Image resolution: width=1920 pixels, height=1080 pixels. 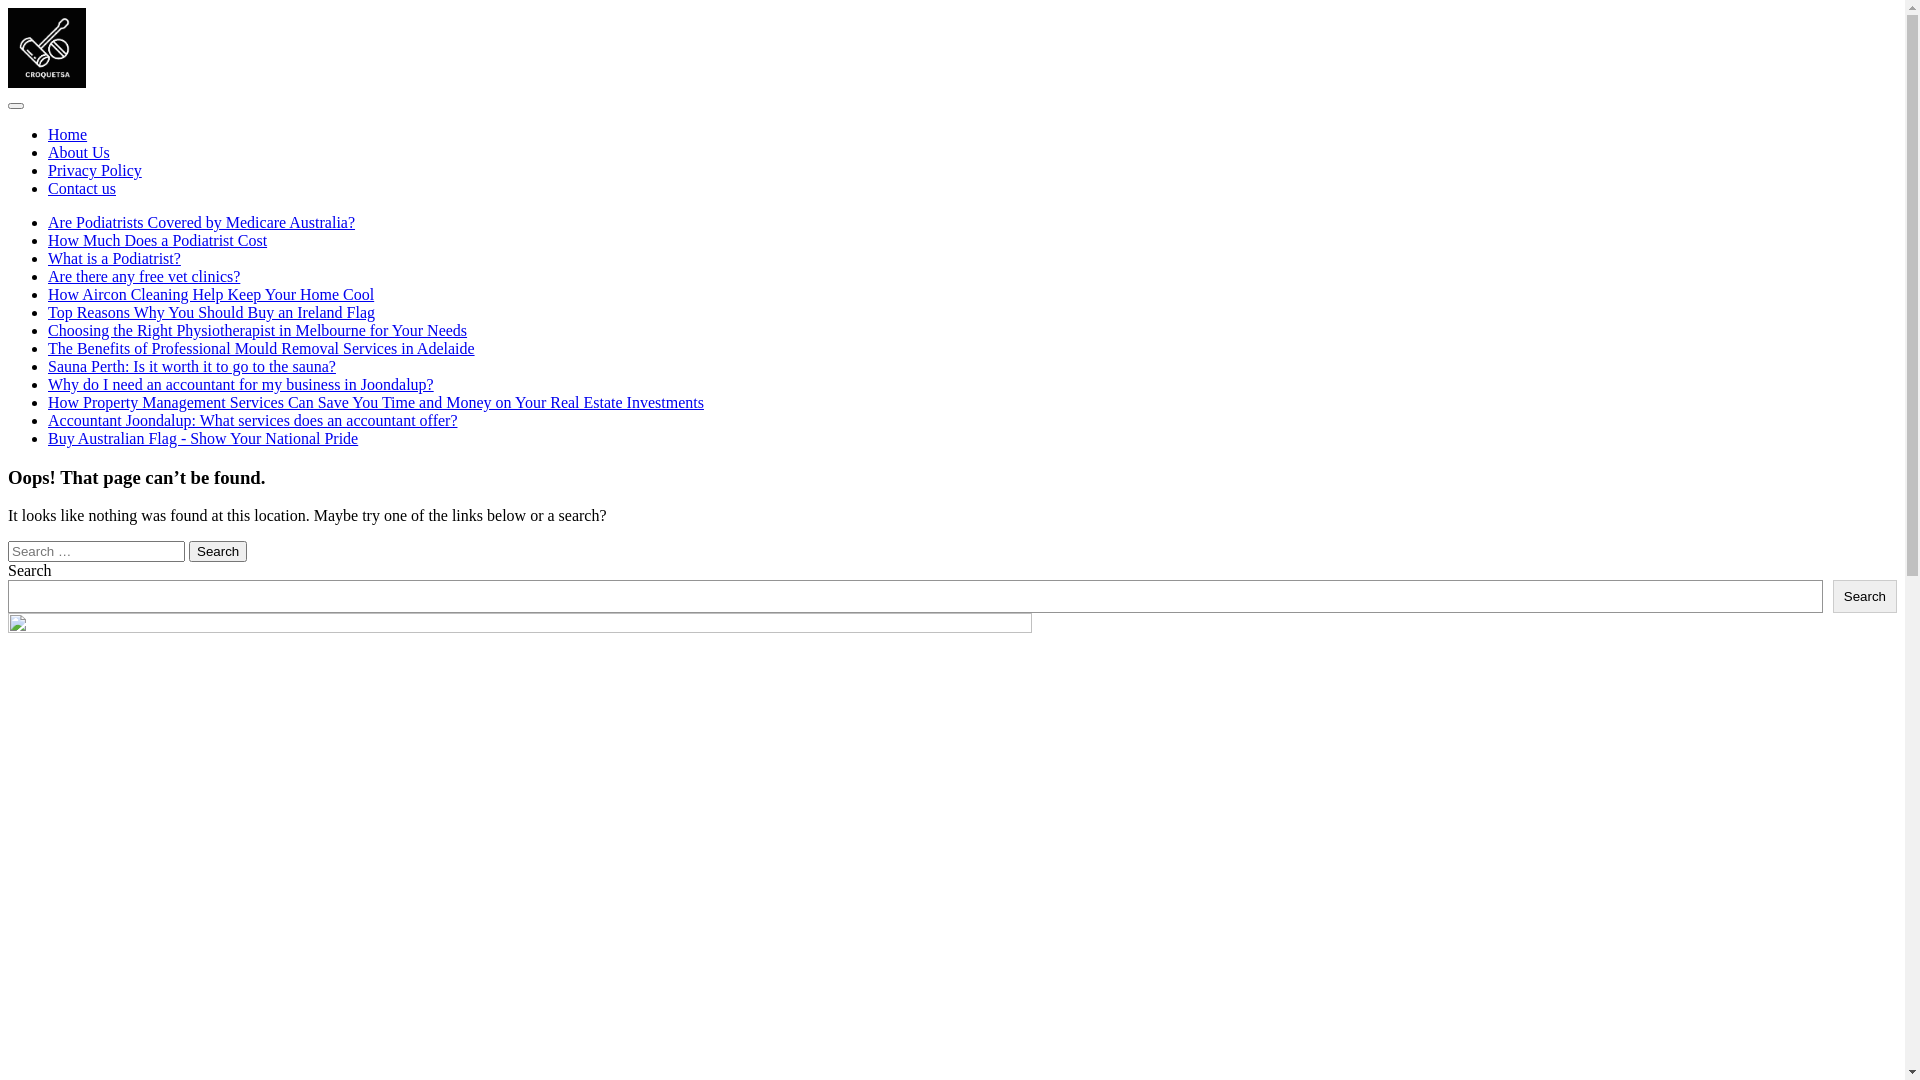 What do you see at coordinates (95, 551) in the screenshot?
I see `'Search for:'` at bounding box center [95, 551].